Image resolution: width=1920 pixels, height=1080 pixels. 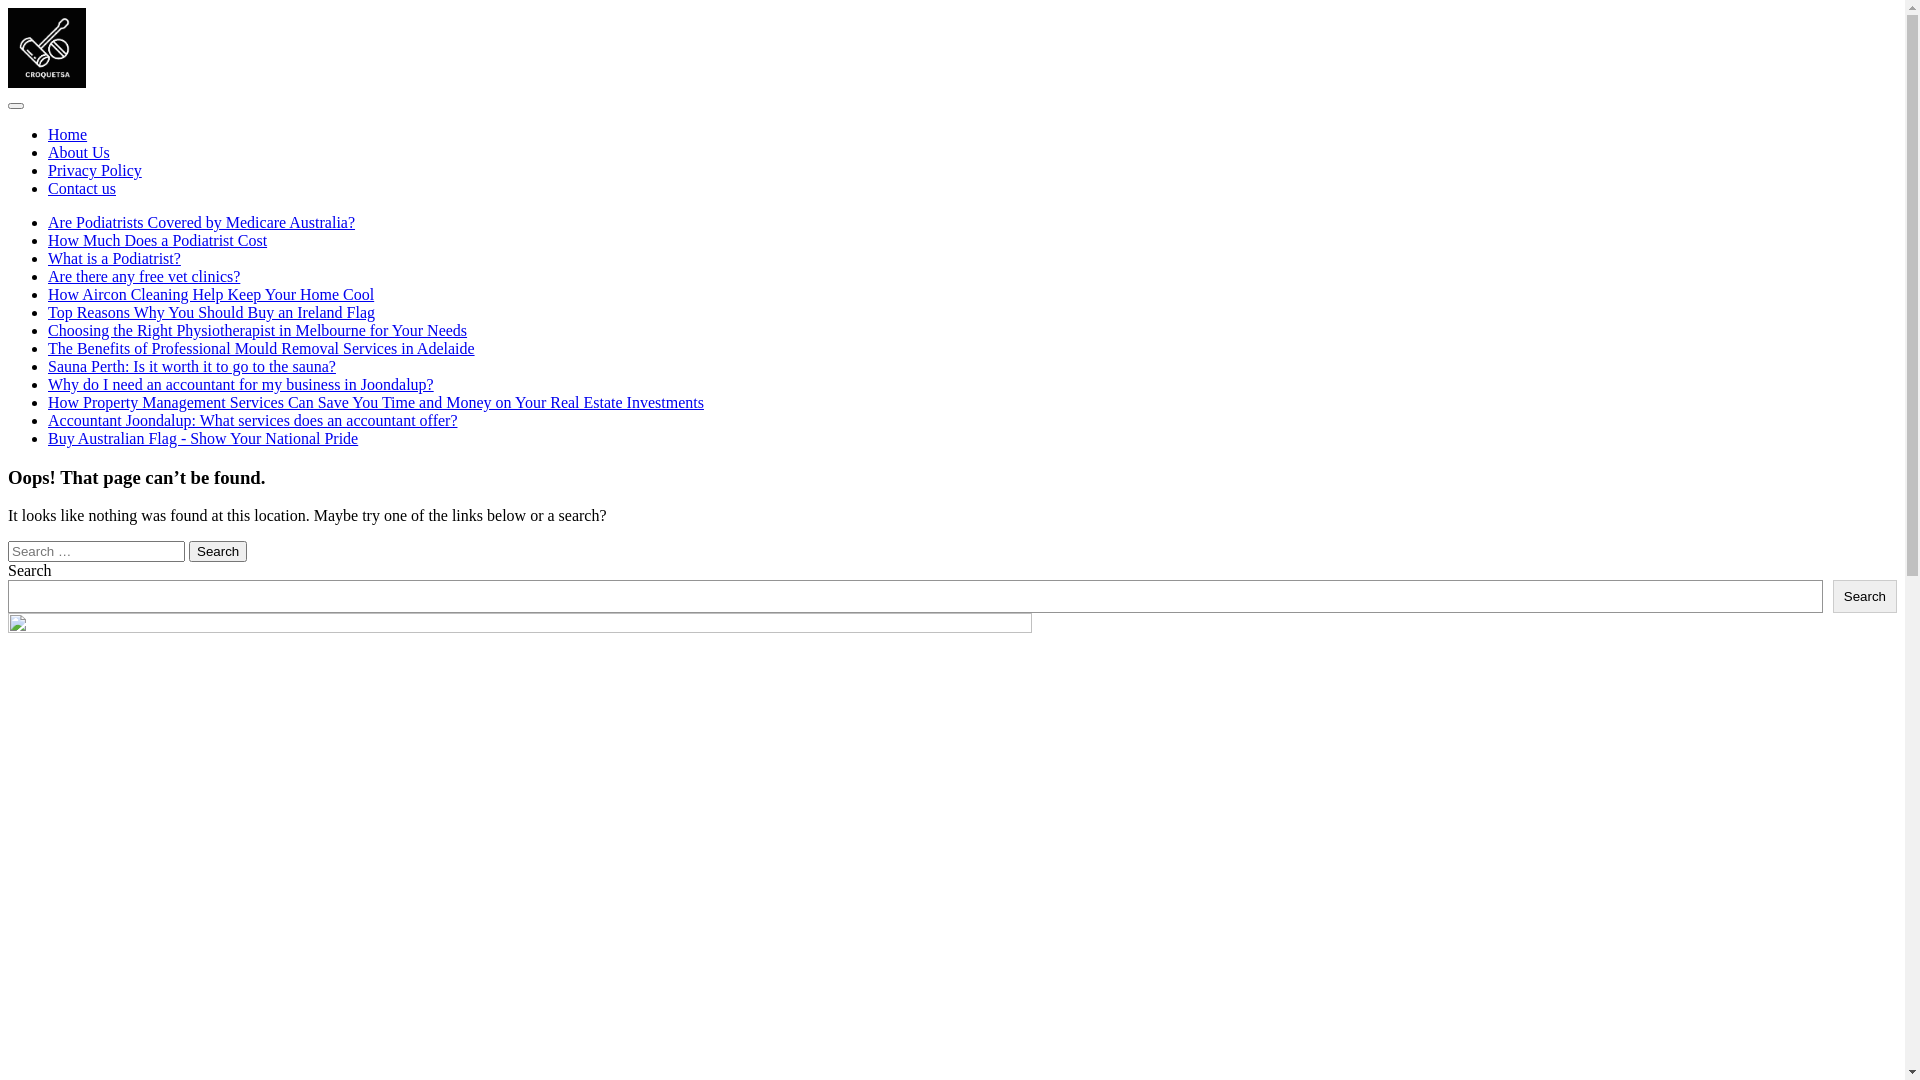 What do you see at coordinates (95, 551) in the screenshot?
I see `'Search for:'` at bounding box center [95, 551].